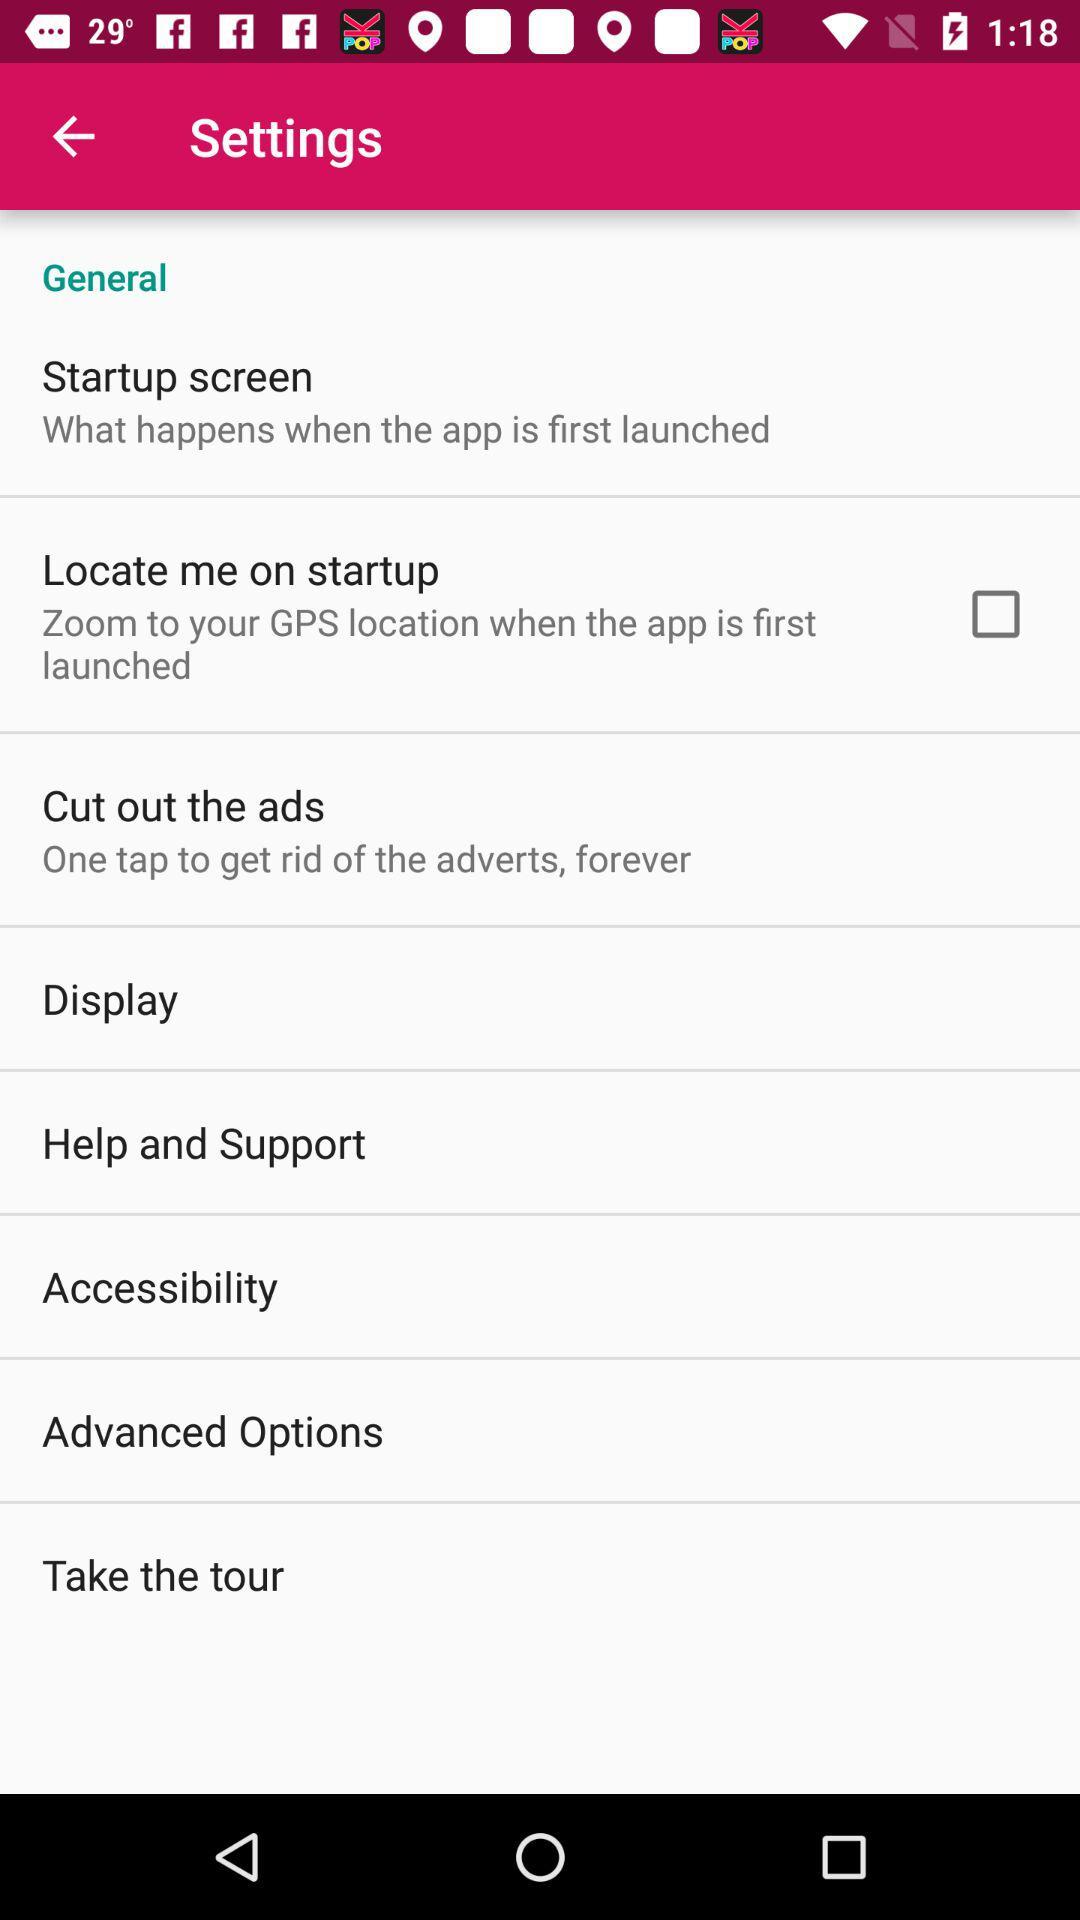  I want to click on icon above the display item, so click(366, 858).